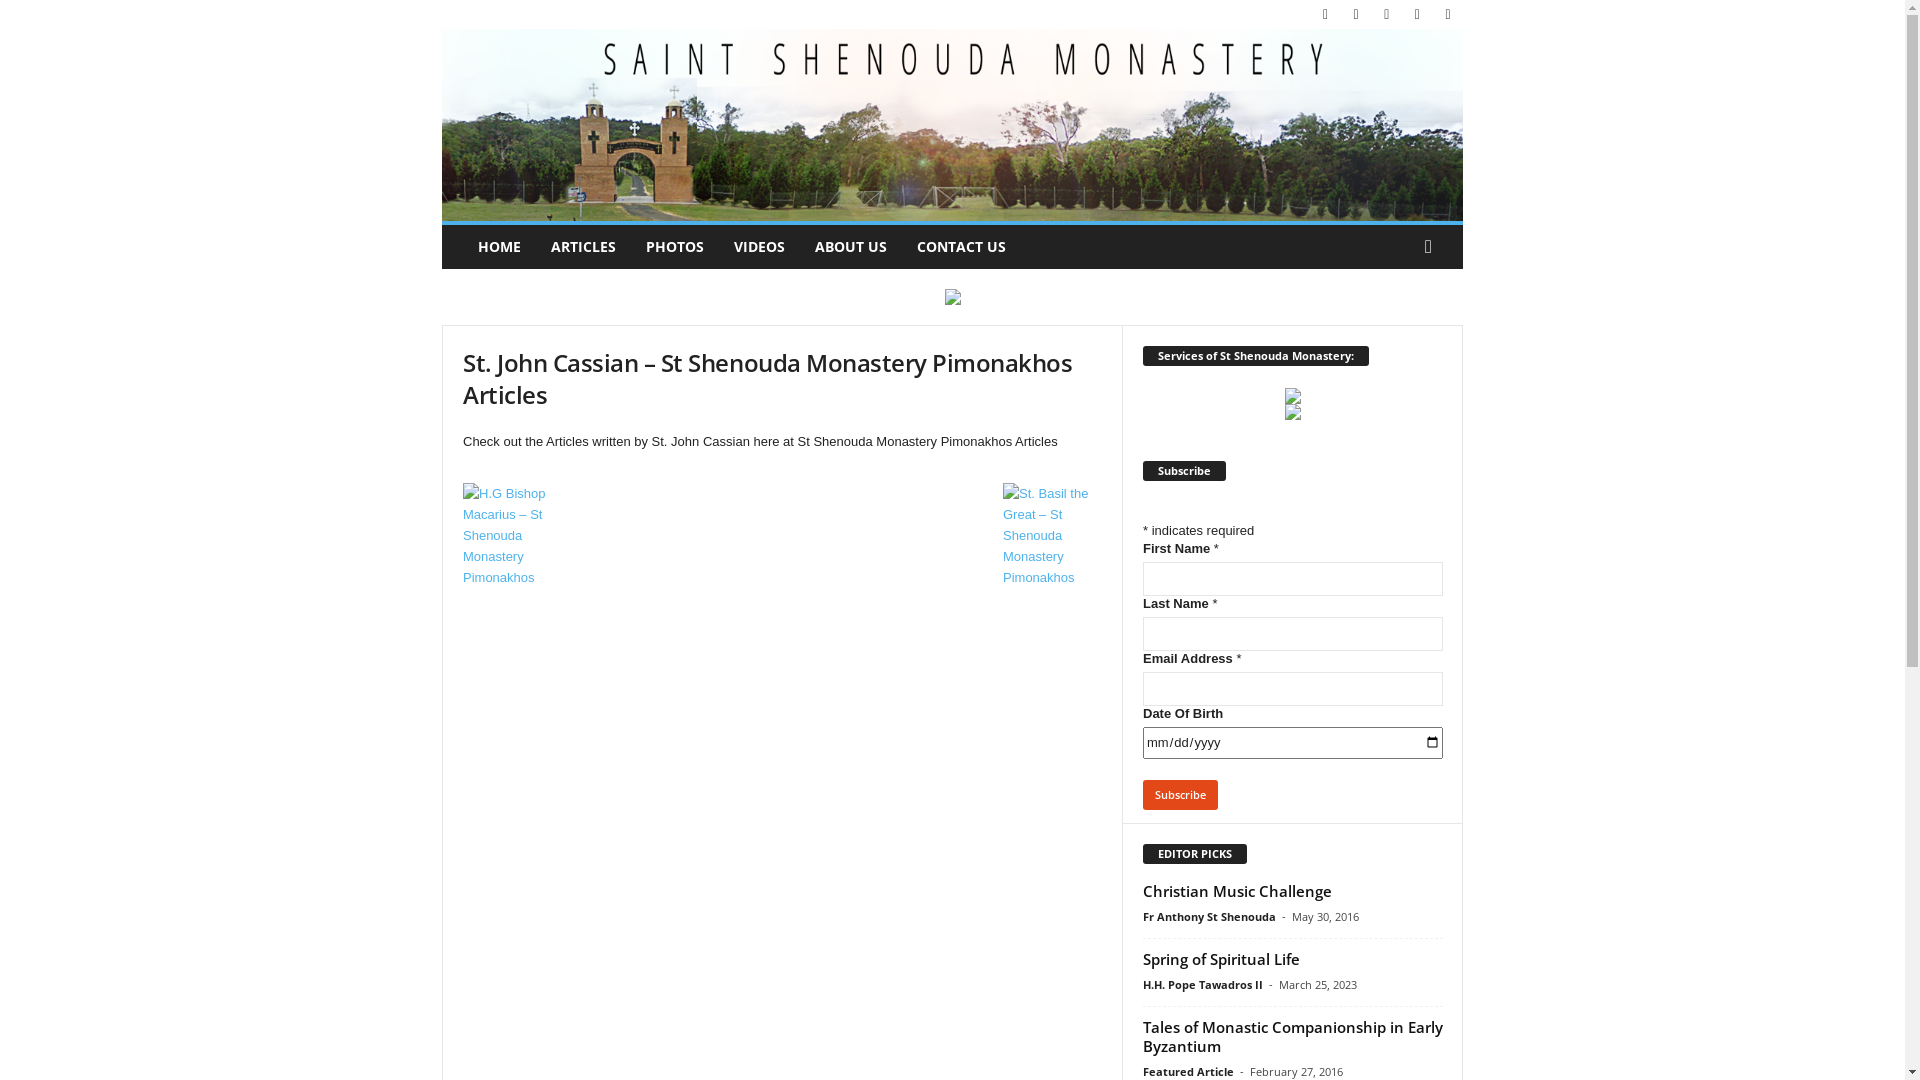 This screenshot has width=1920, height=1080. Describe the element at coordinates (440, 124) in the screenshot. I see `'St Shenouda Monastery'` at that location.